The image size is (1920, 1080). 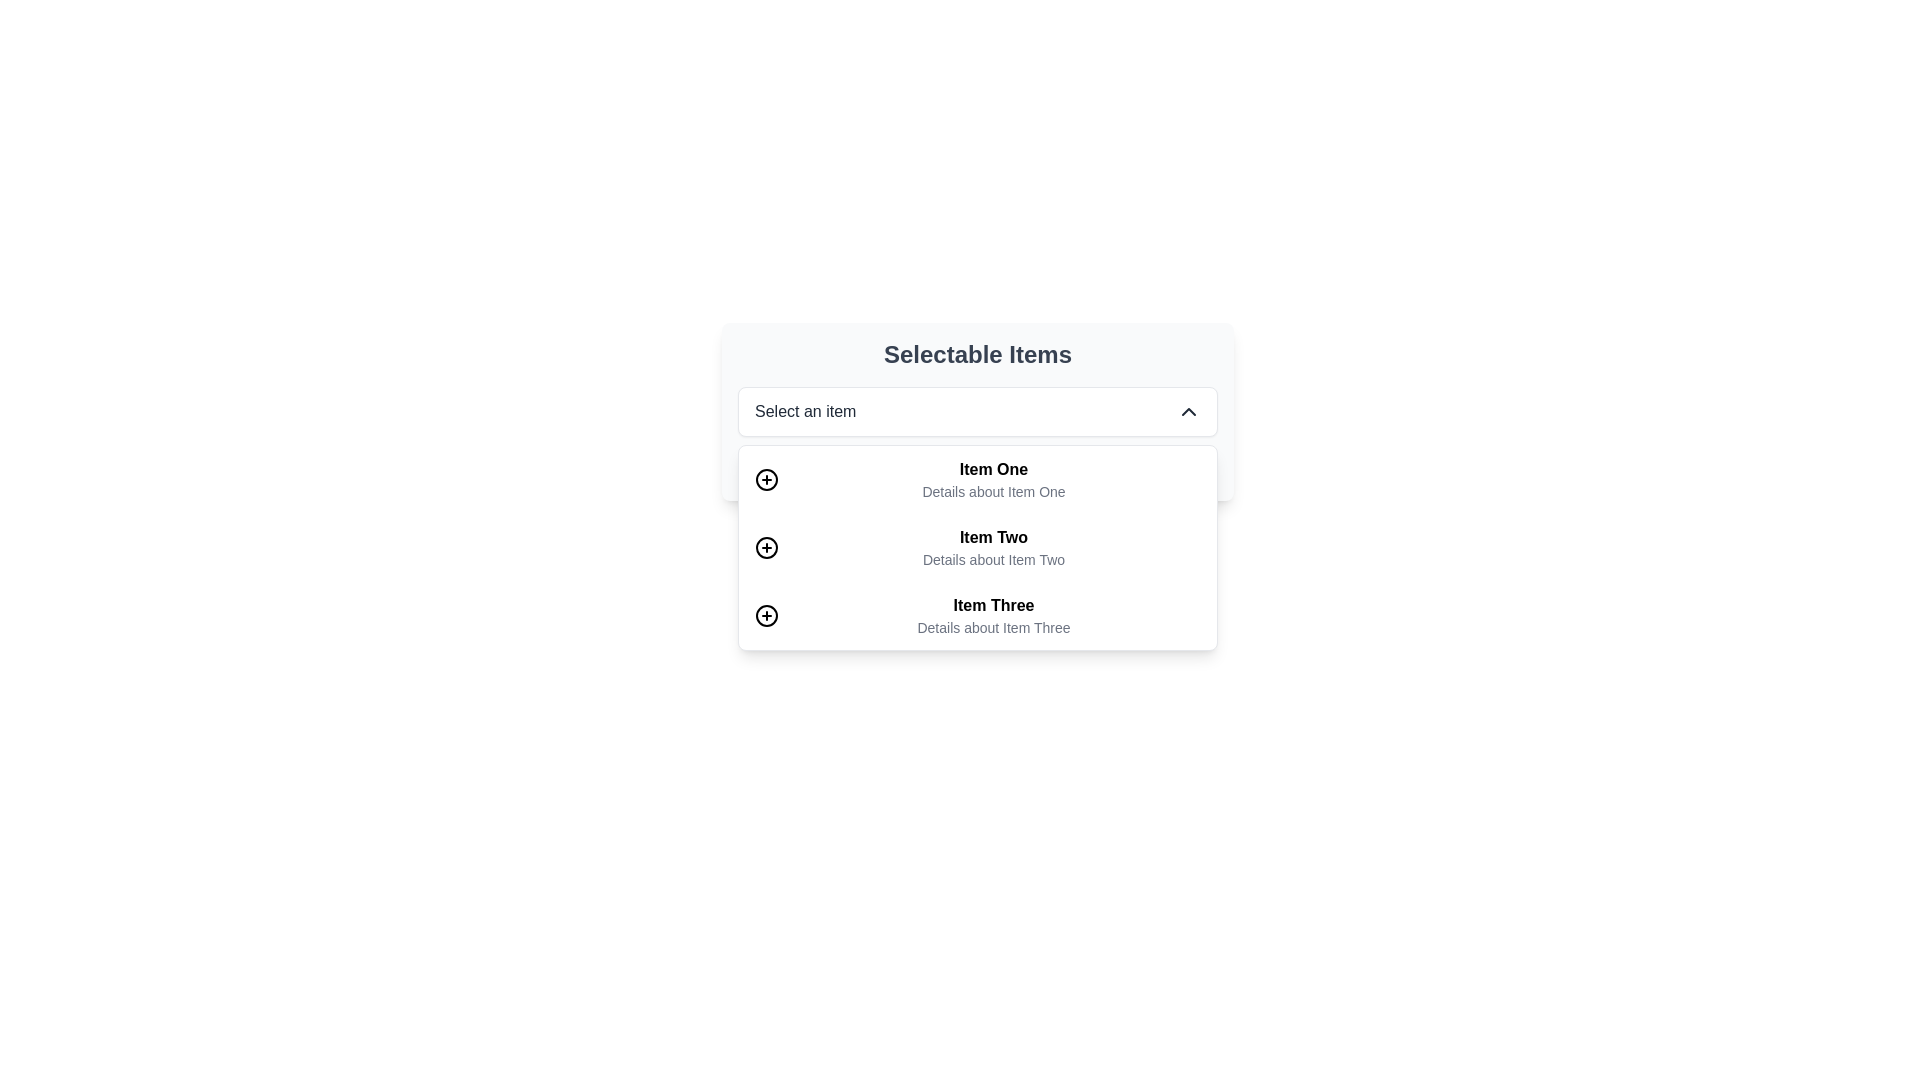 What do you see at coordinates (978, 479) in the screenshot?
I see `the first item` at bounding box center [978, 479].